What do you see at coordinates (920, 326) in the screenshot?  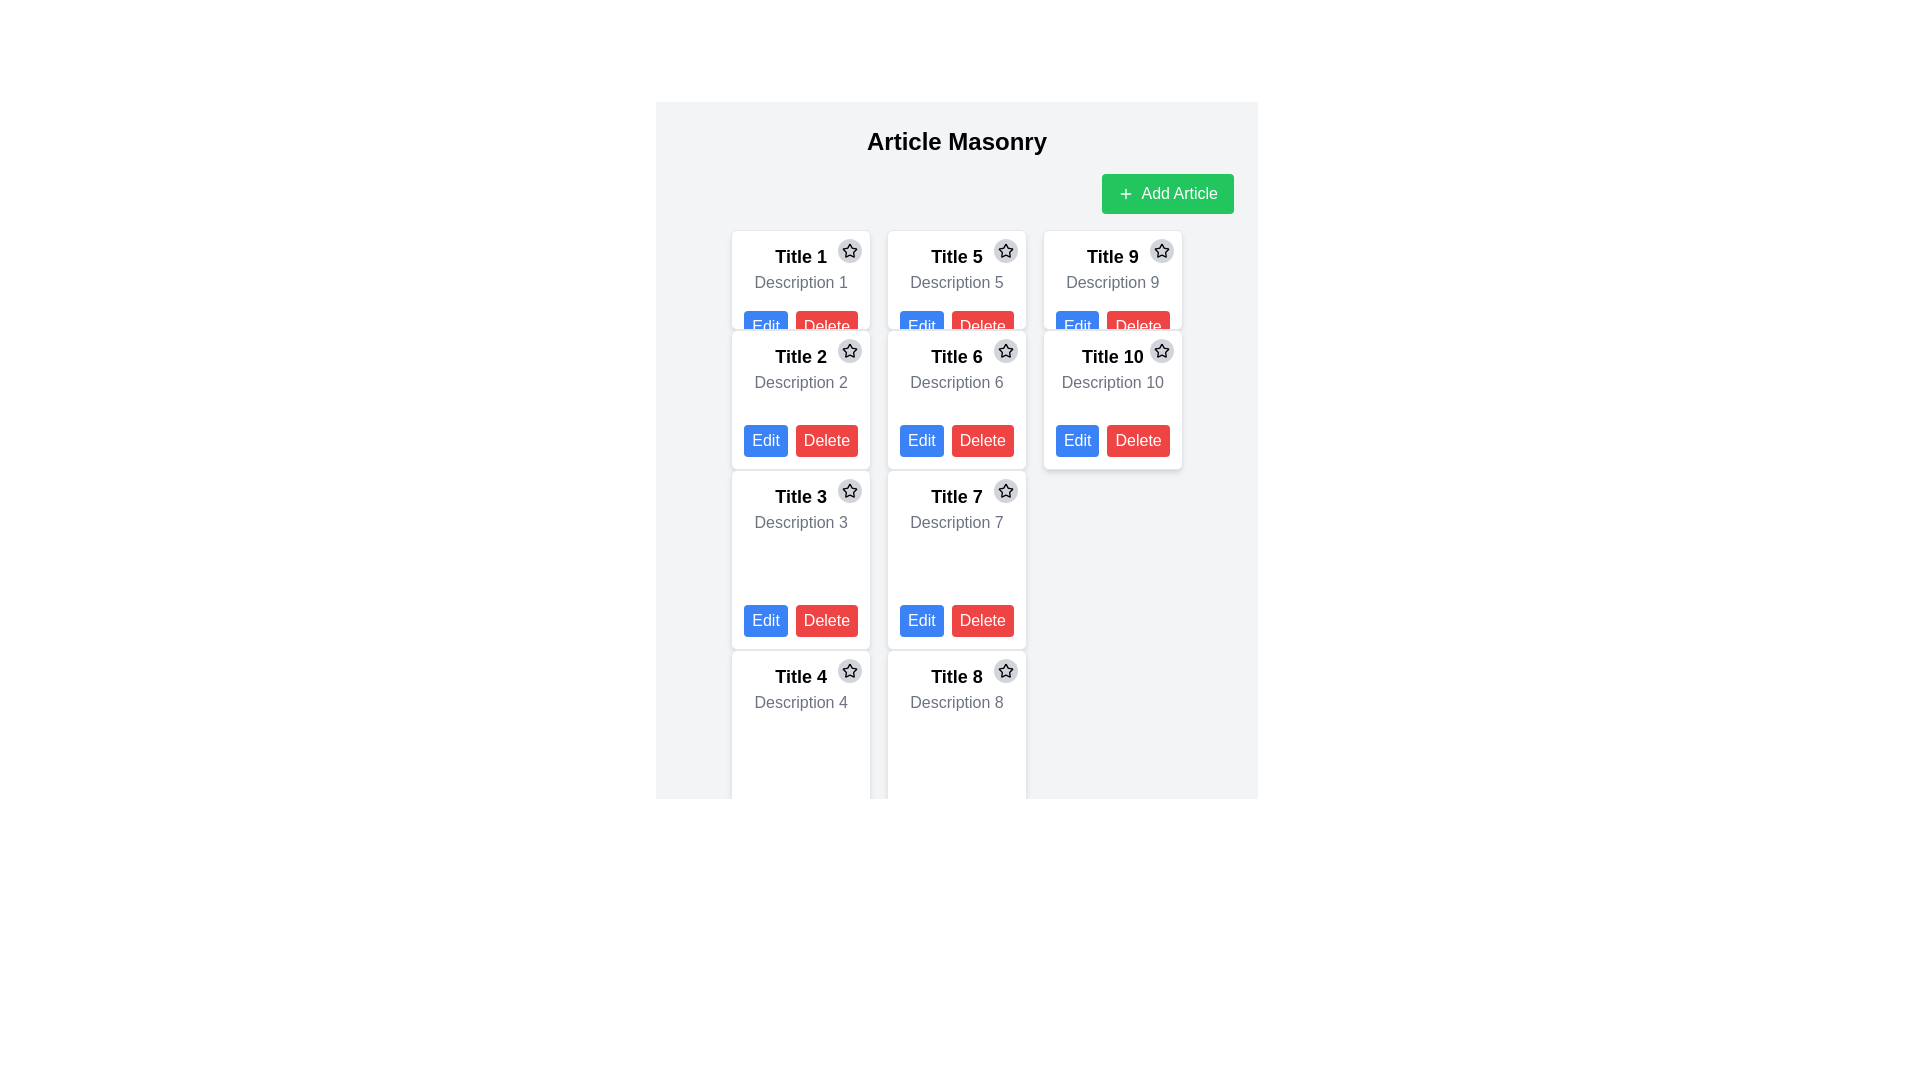 I see `the button located in the second position under the card labeled 'Title 5'` at bounding box center [920, 326].